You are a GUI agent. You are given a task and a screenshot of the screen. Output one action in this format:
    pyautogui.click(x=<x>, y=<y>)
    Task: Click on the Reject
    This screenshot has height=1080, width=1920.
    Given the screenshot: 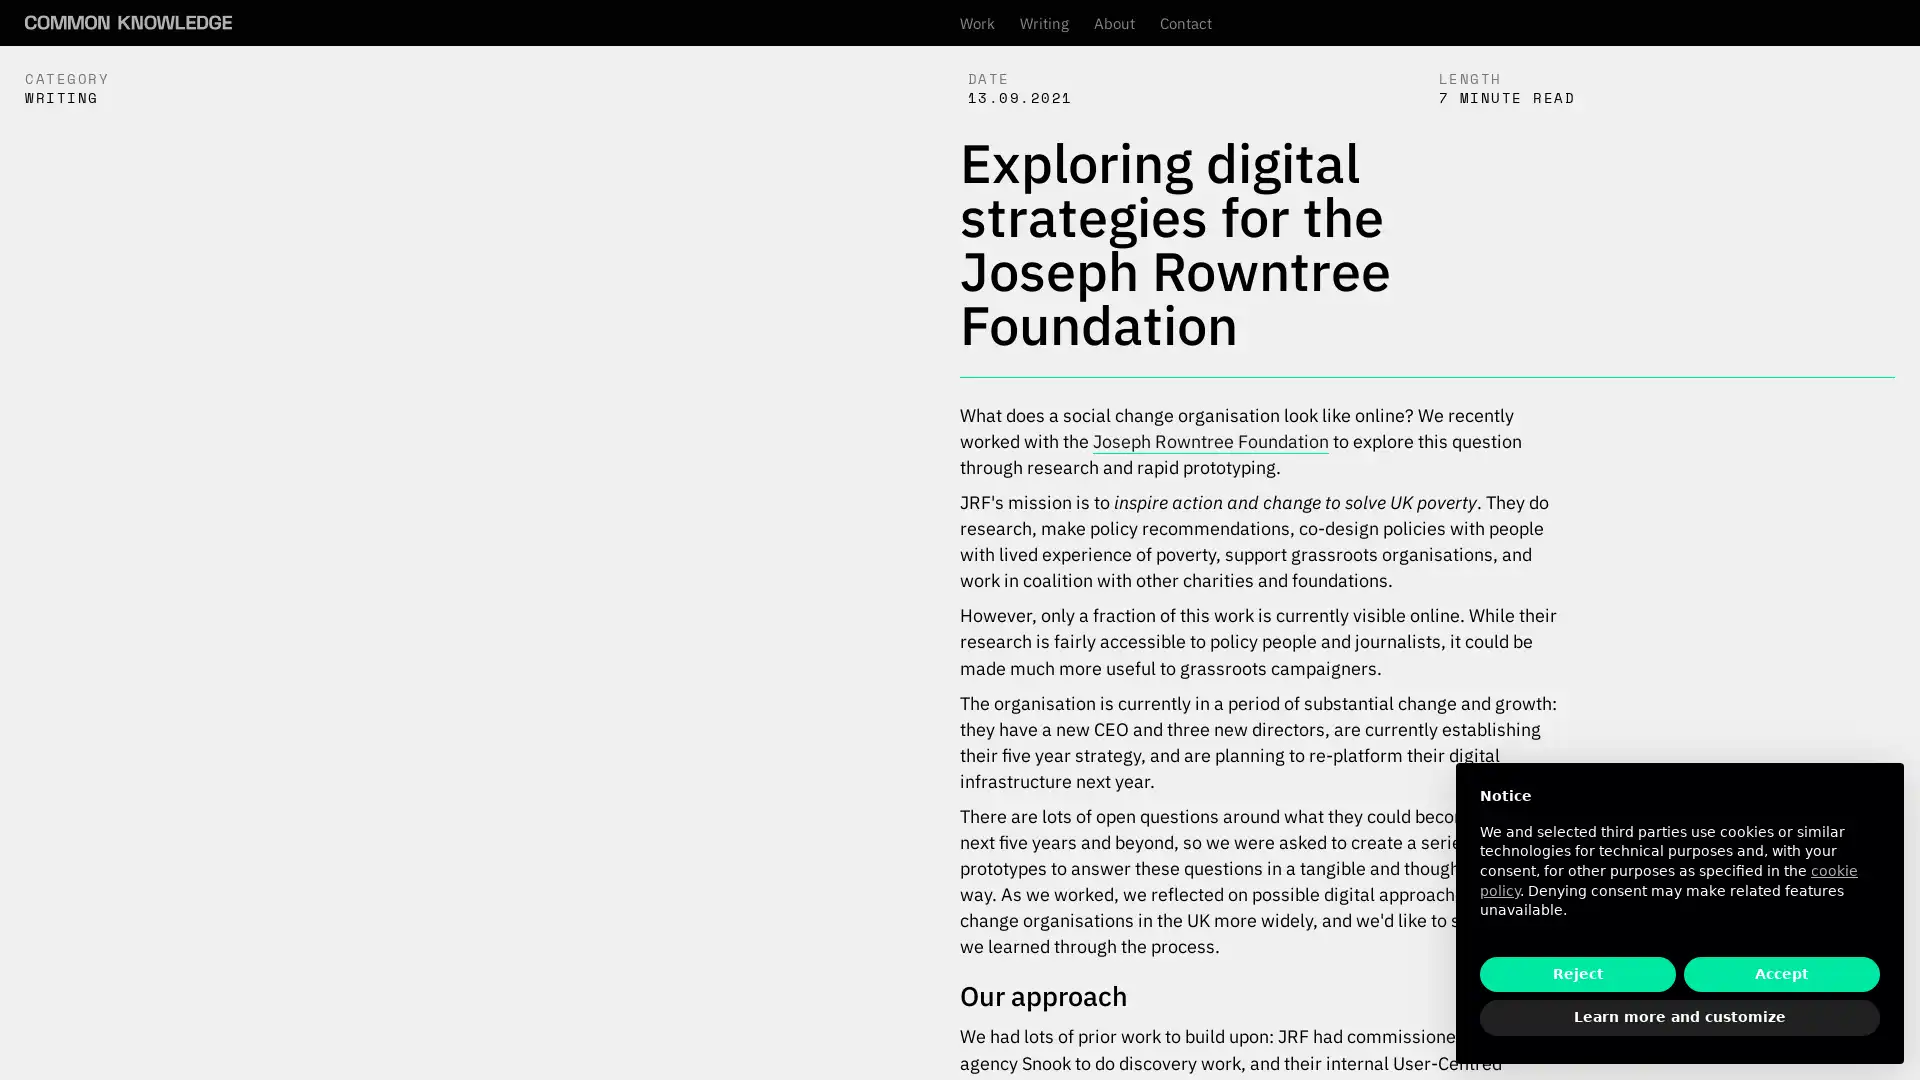 What is the action you would take?
    pyautogui.click(x=1577, y=973)
    